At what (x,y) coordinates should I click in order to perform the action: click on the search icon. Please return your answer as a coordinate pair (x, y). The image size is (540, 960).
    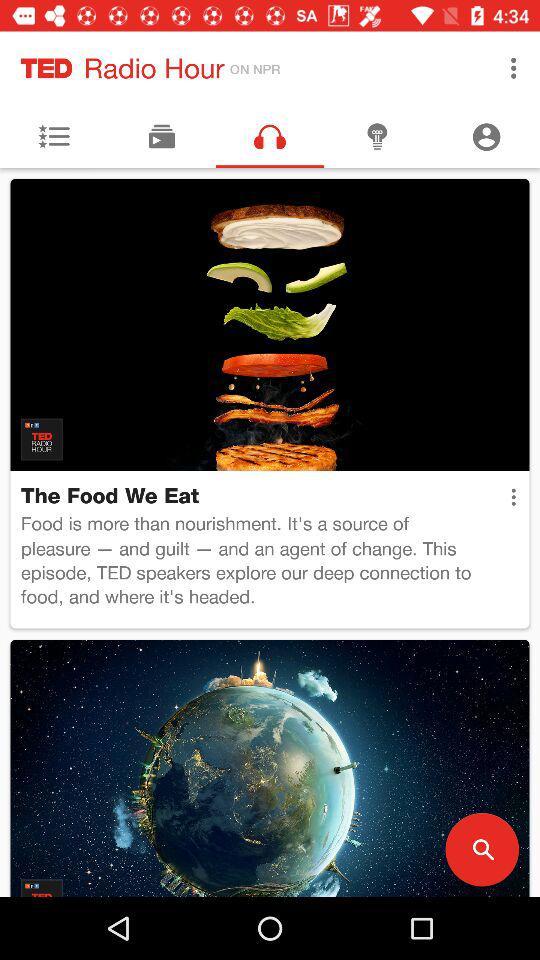
    Looking at the image, I should click on (481, 848).